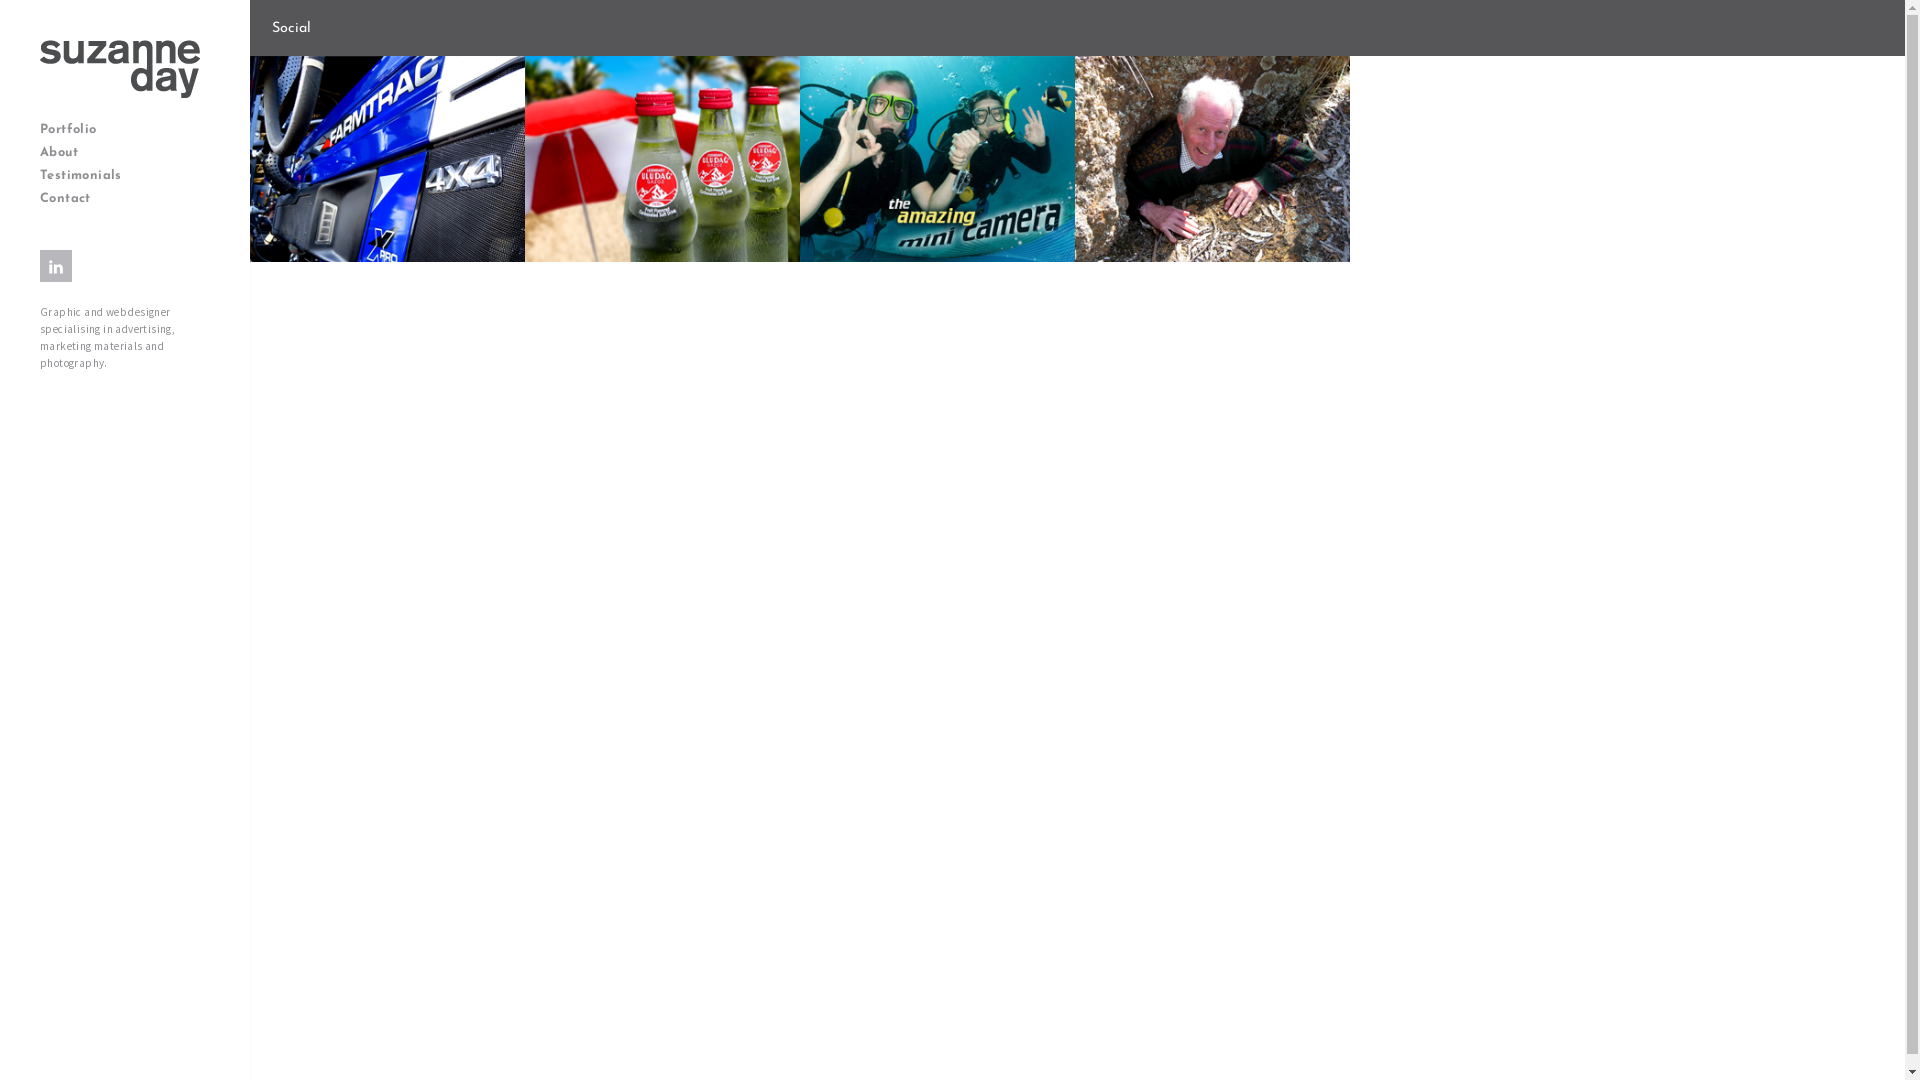 Image resolution: width=1920 pixels, height=1080 pixels. What do you see at coordinates (126, 129) in the screenshot?
I see `'Portfolio'` at bounding box center [126, 129].